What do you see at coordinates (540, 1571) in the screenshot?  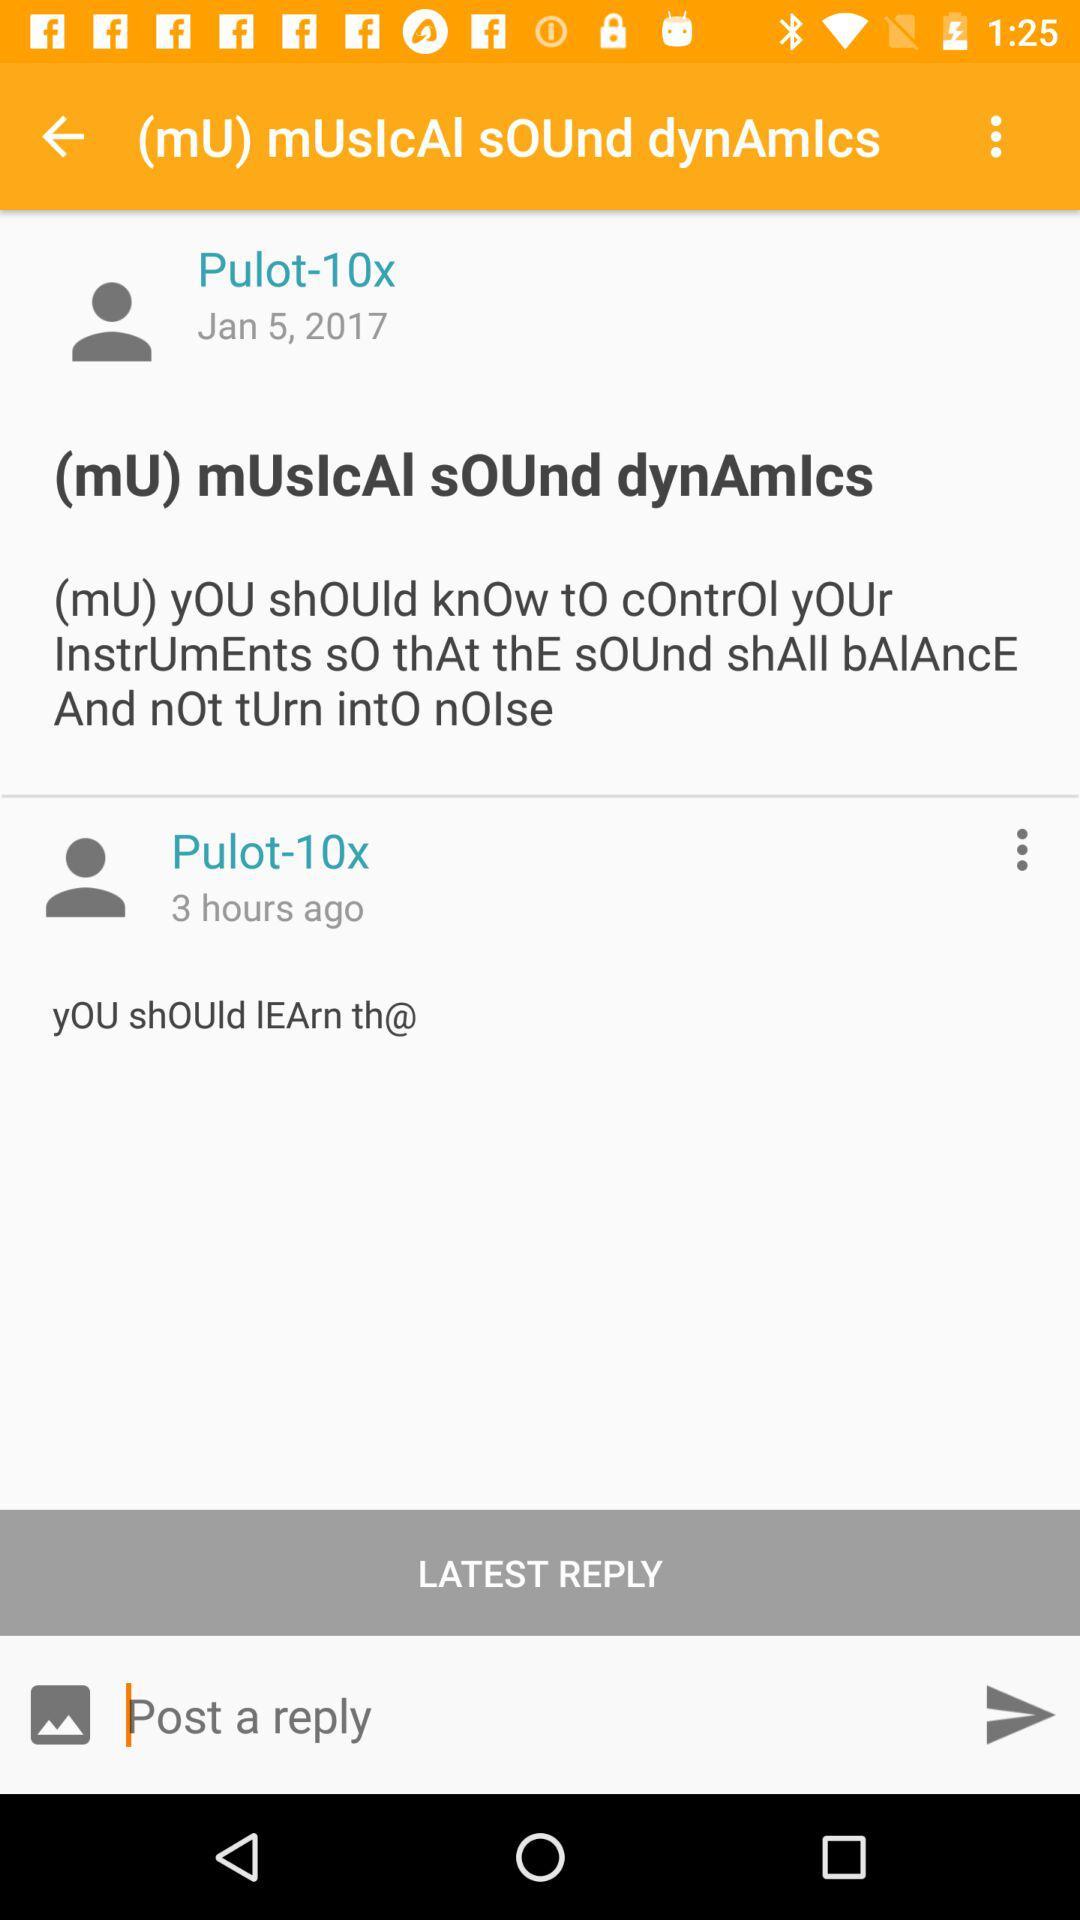 I see `the latest reply item` at bounding box center [540, 1571].